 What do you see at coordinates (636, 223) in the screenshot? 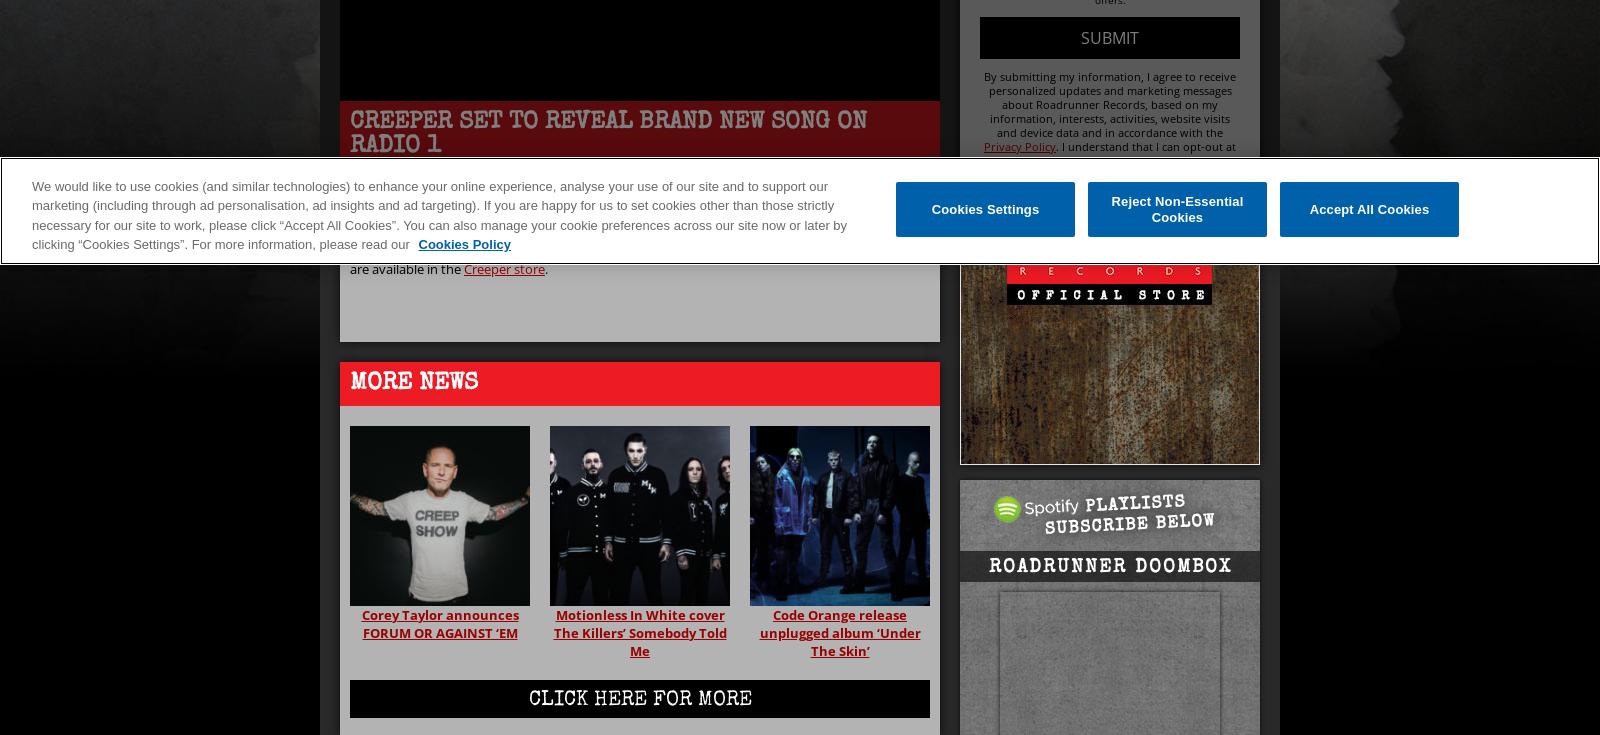
I see `'on BBC Radio 1. ‘Black Rain’ will be the Hottest Record In The World.'` at bounding box center [636, 223].